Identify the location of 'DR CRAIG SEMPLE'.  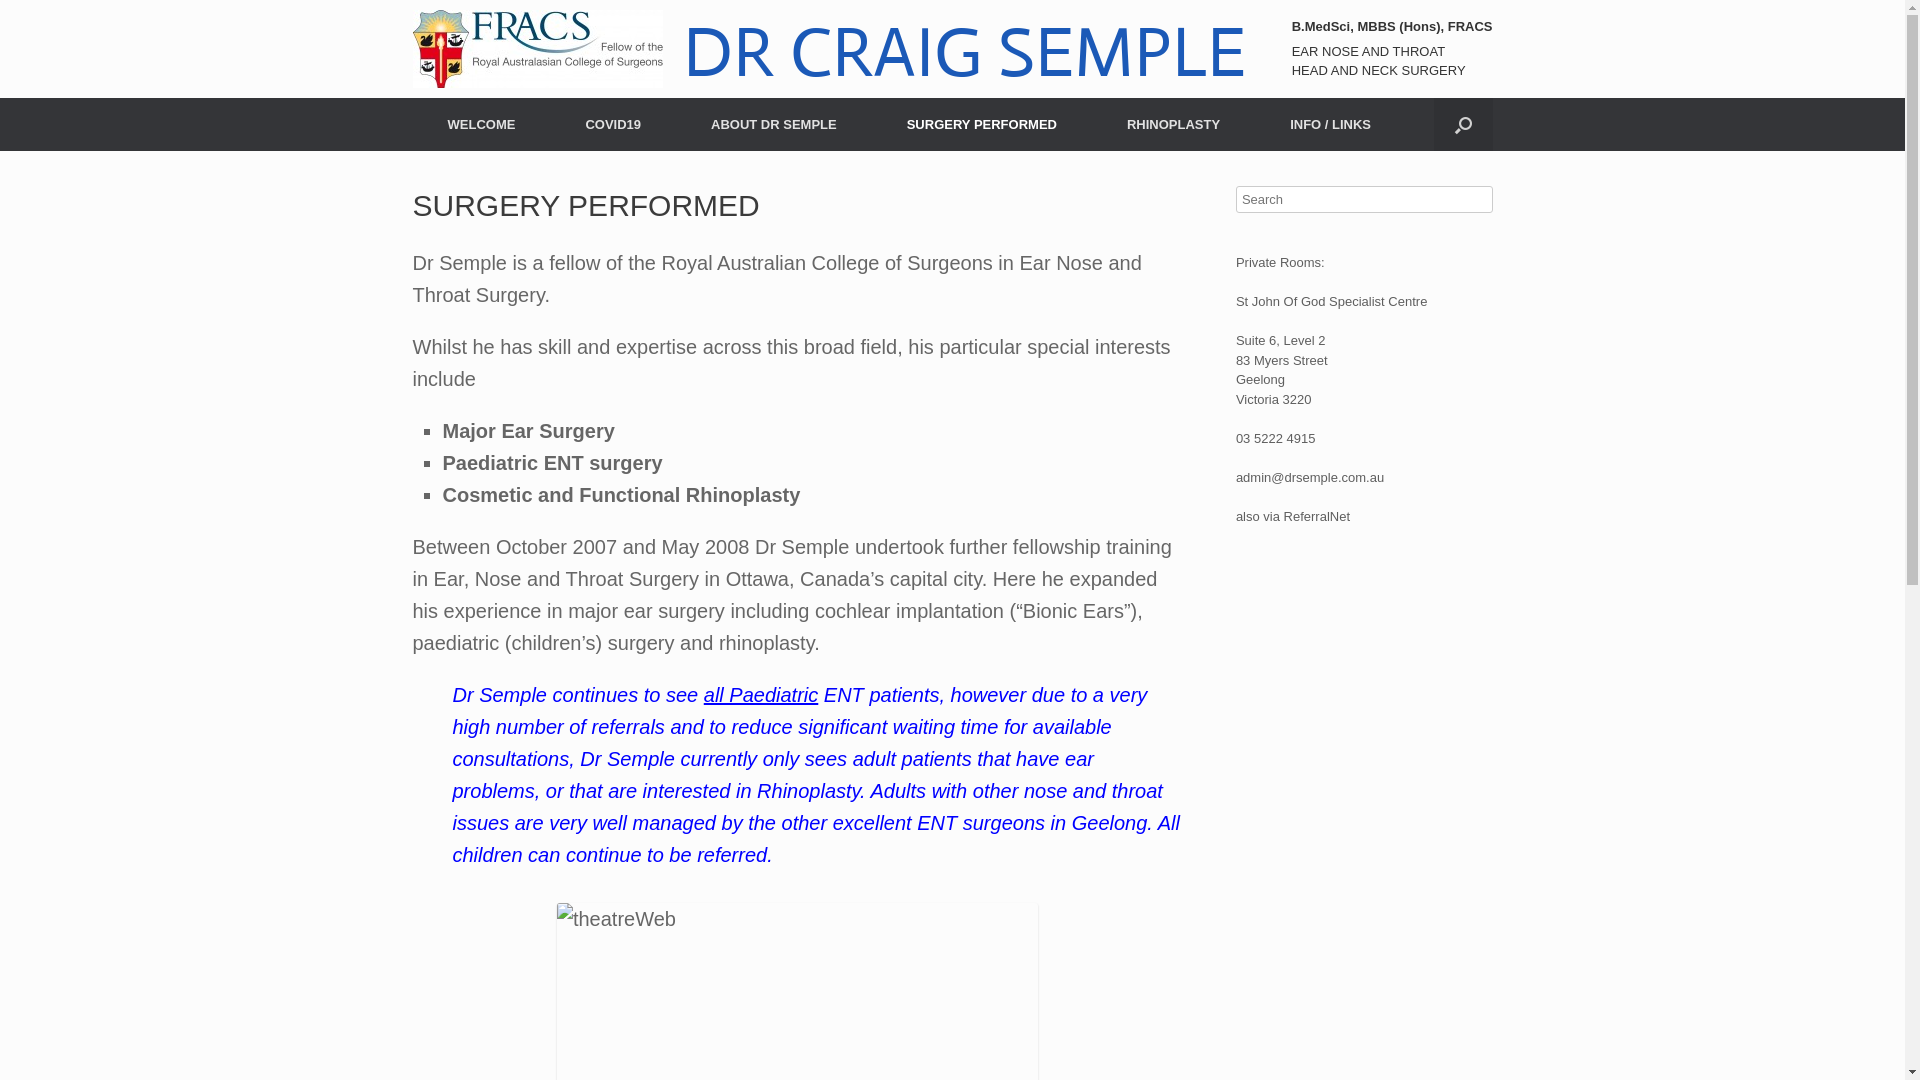
(828, 48).